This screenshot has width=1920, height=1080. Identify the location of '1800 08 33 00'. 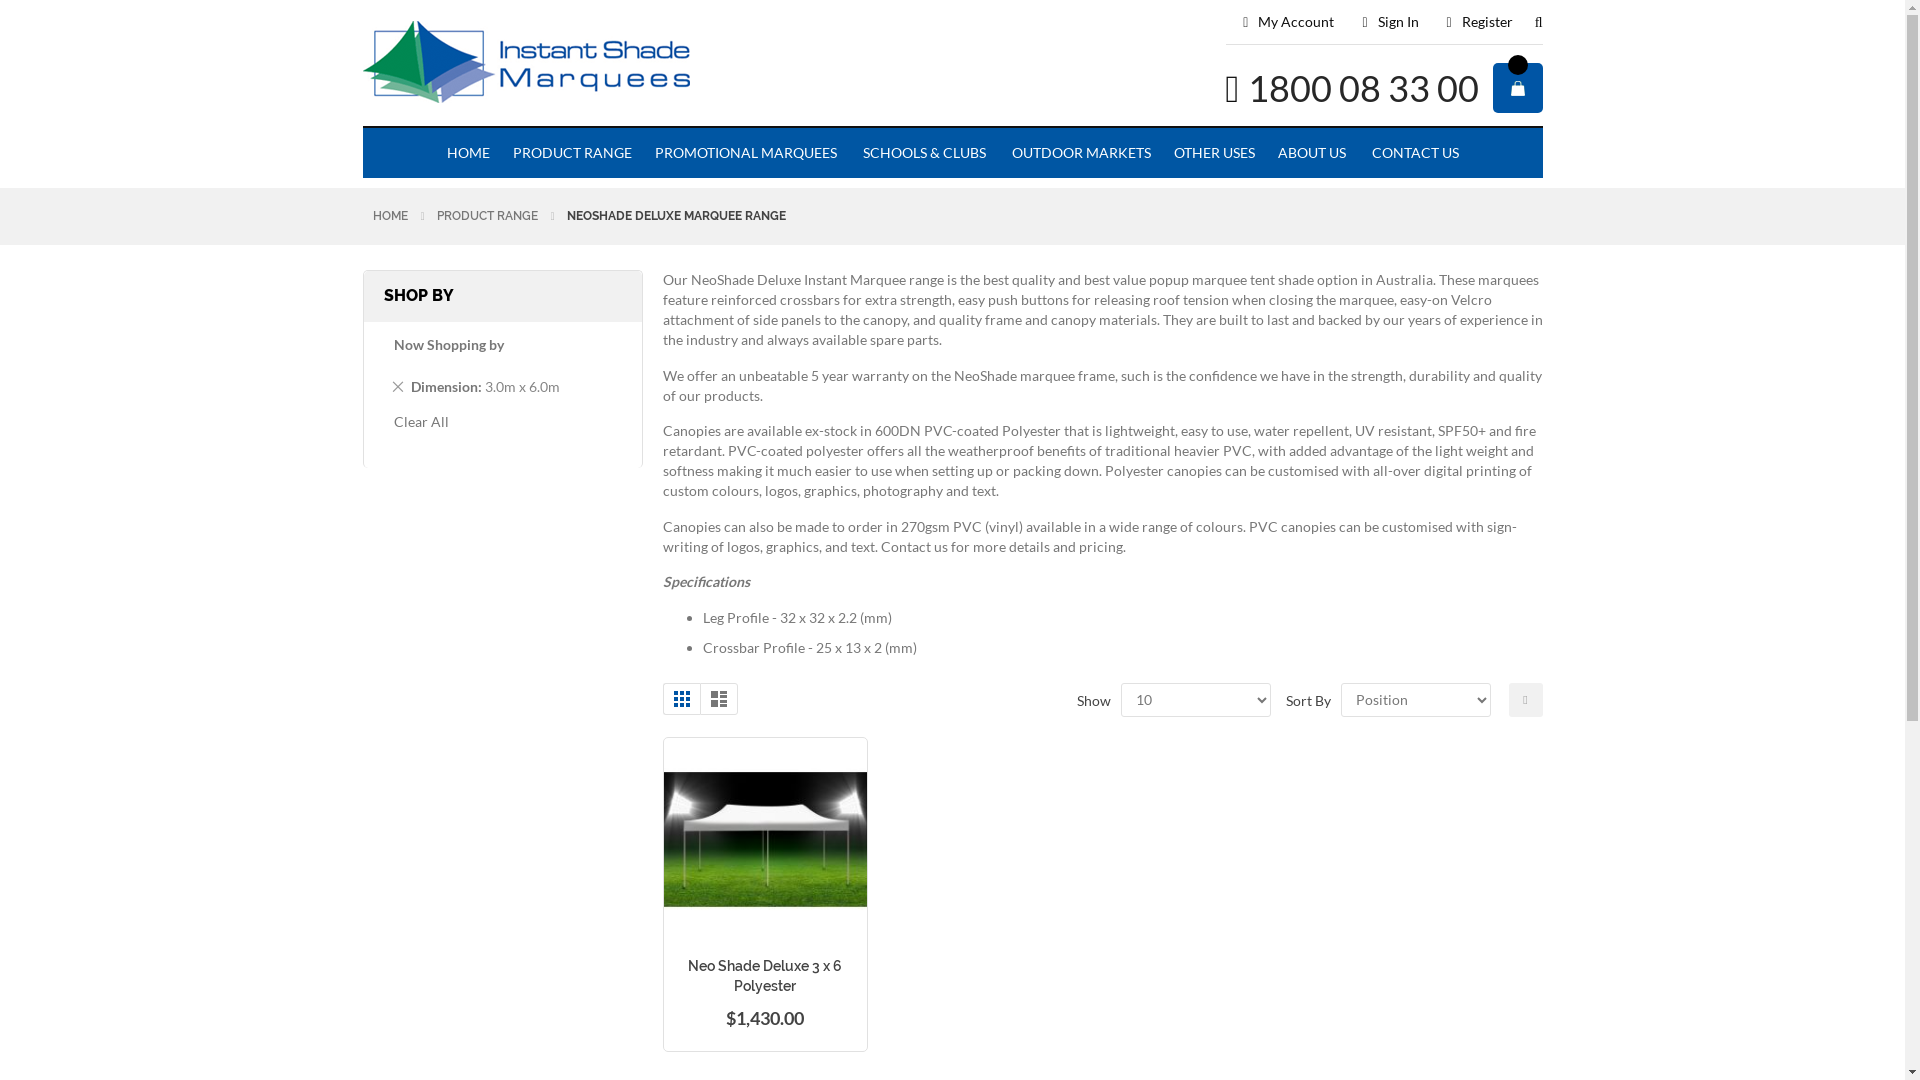
(1362, 87).